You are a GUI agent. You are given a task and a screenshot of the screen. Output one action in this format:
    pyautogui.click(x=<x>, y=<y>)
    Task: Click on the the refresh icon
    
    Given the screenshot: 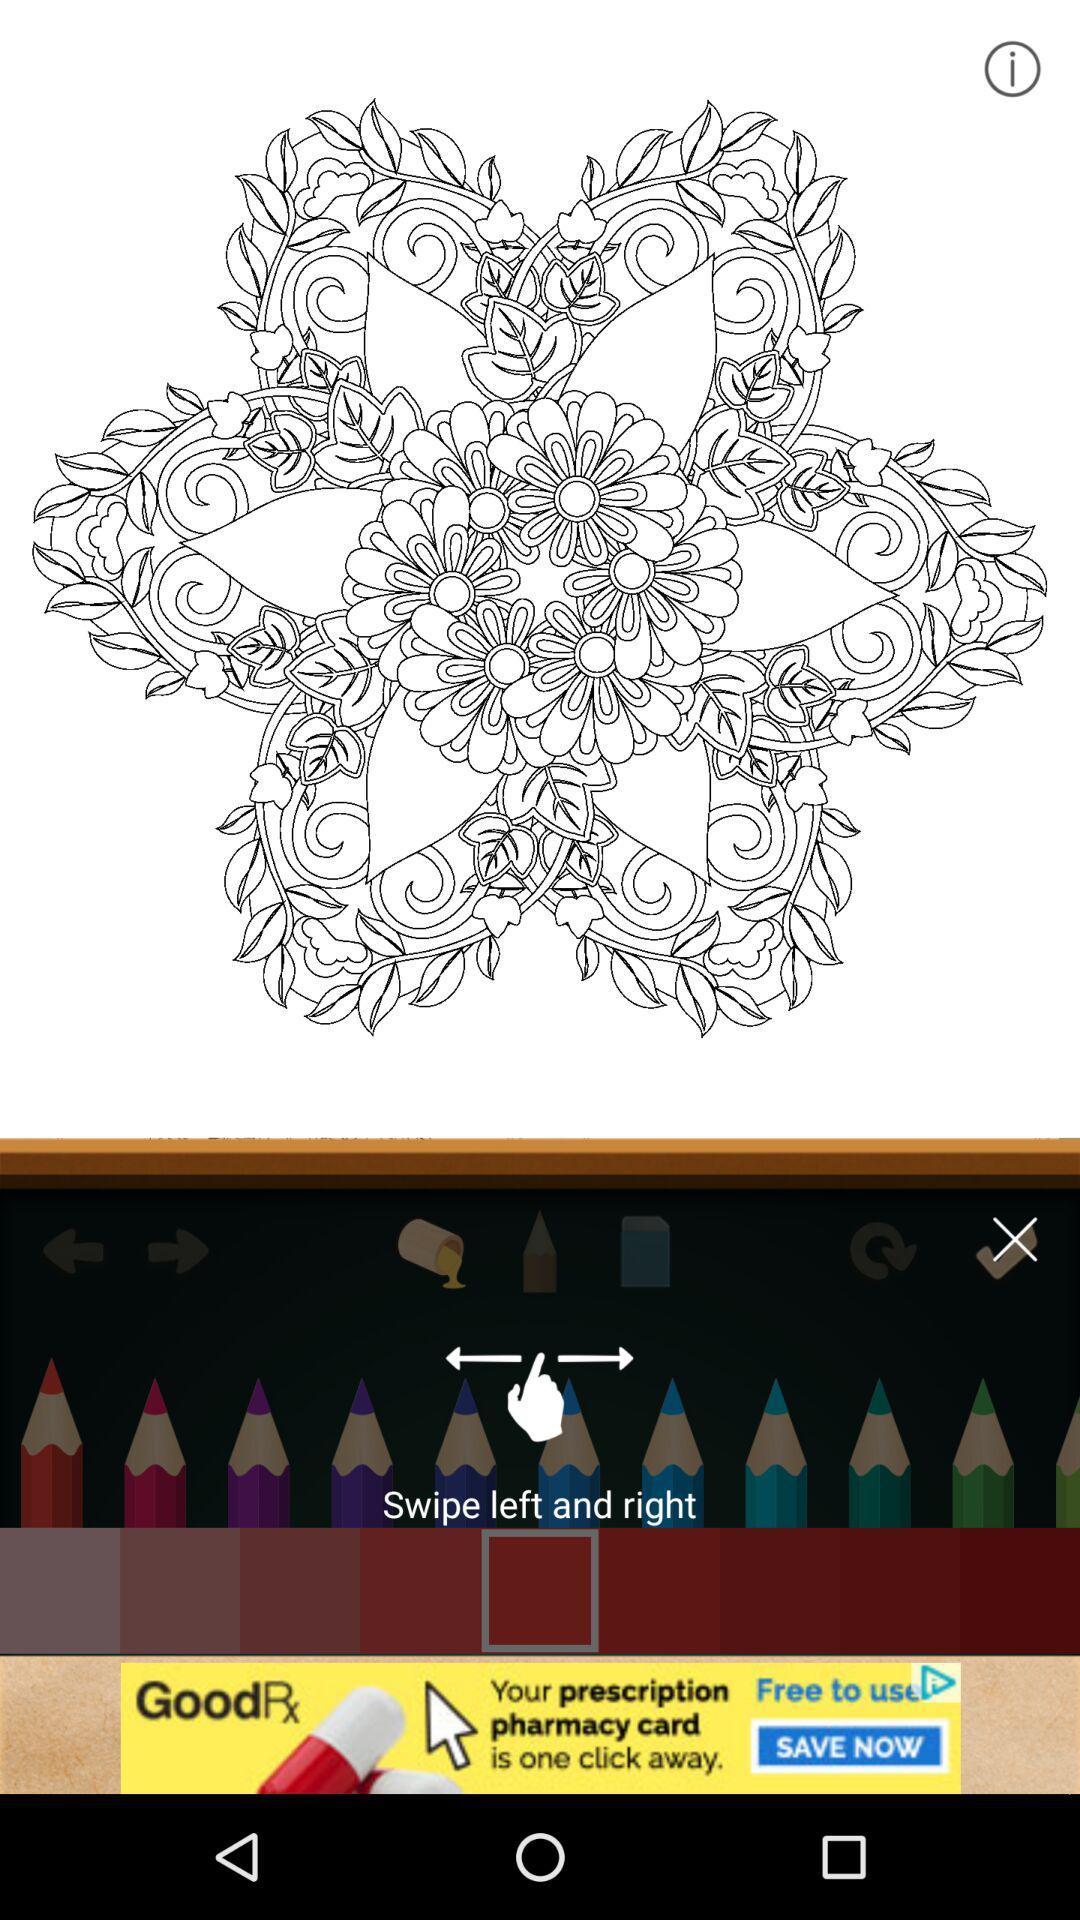 What is the action you would take?
    pyautogui.click(x=879, y=1250)
    